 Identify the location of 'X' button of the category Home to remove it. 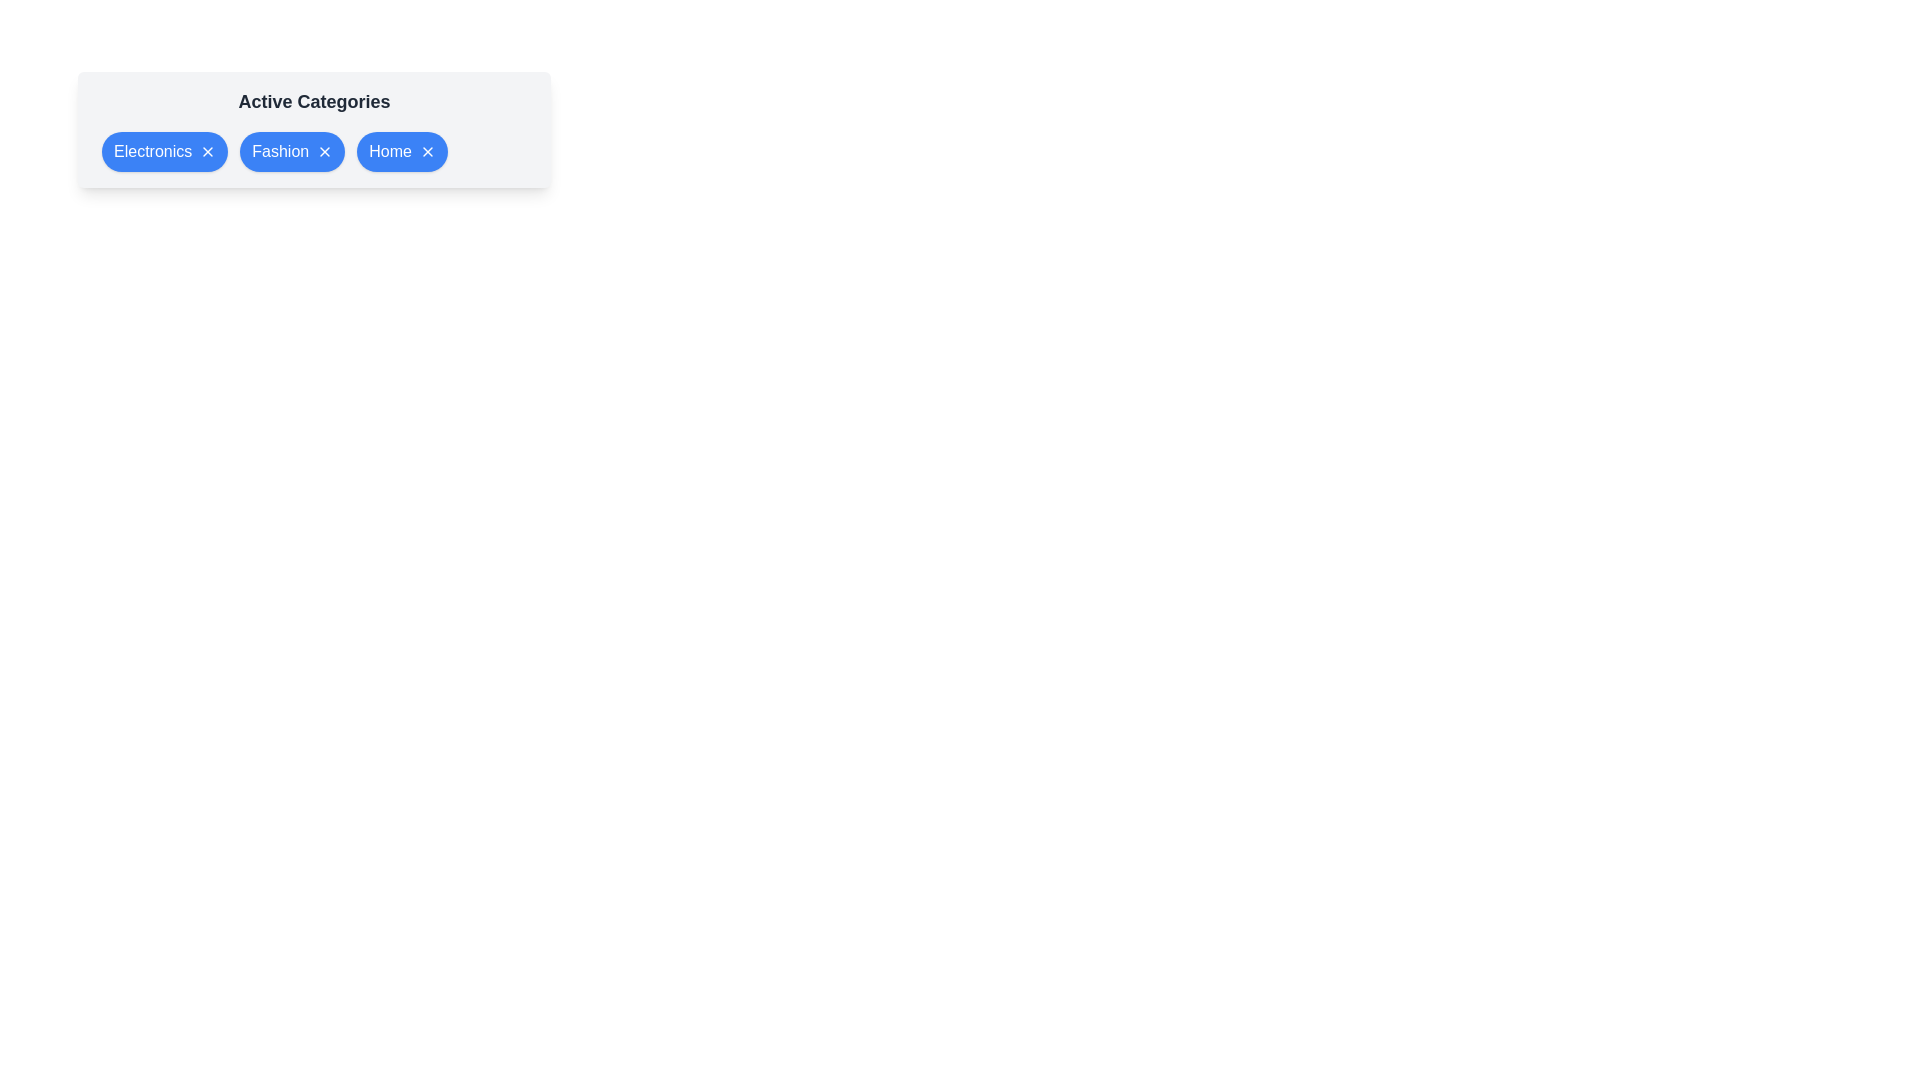
(426, 150).